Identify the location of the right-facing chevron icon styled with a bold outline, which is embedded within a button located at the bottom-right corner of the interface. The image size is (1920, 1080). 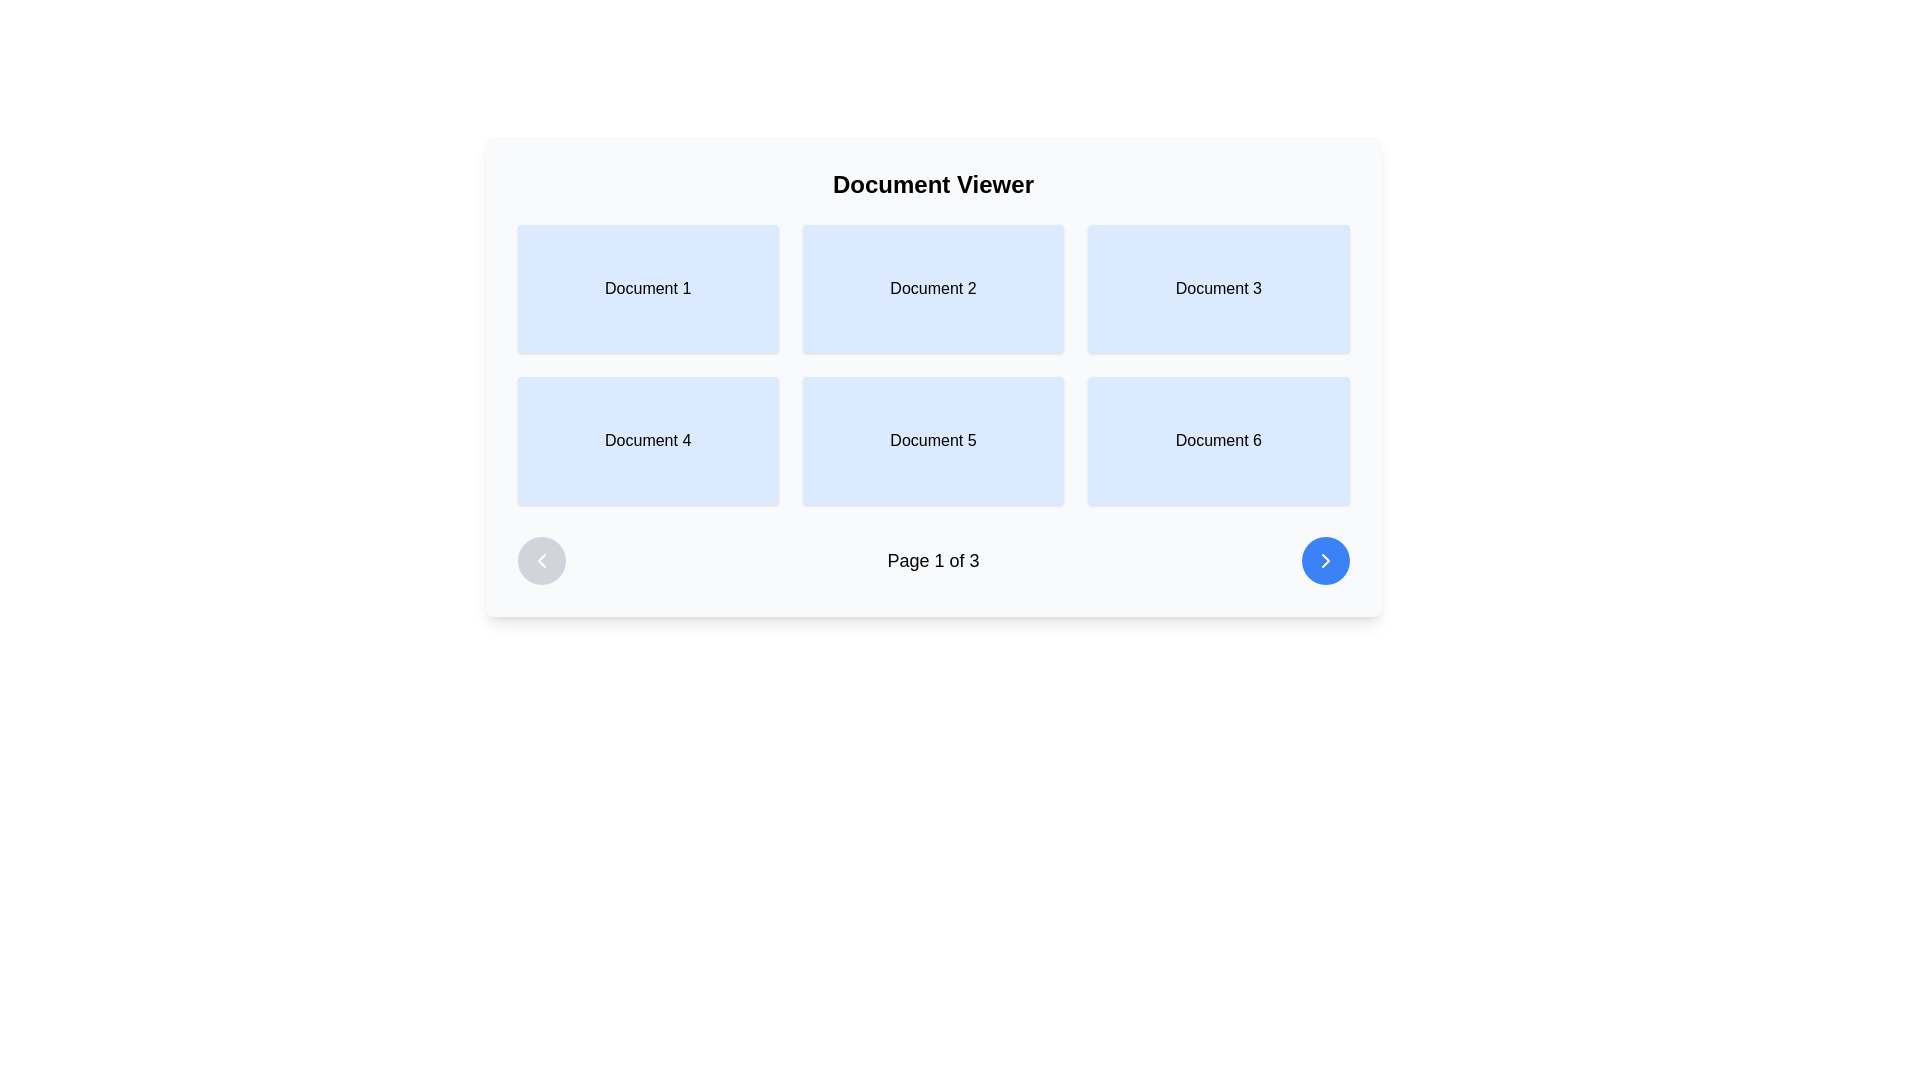
(1325, 560).